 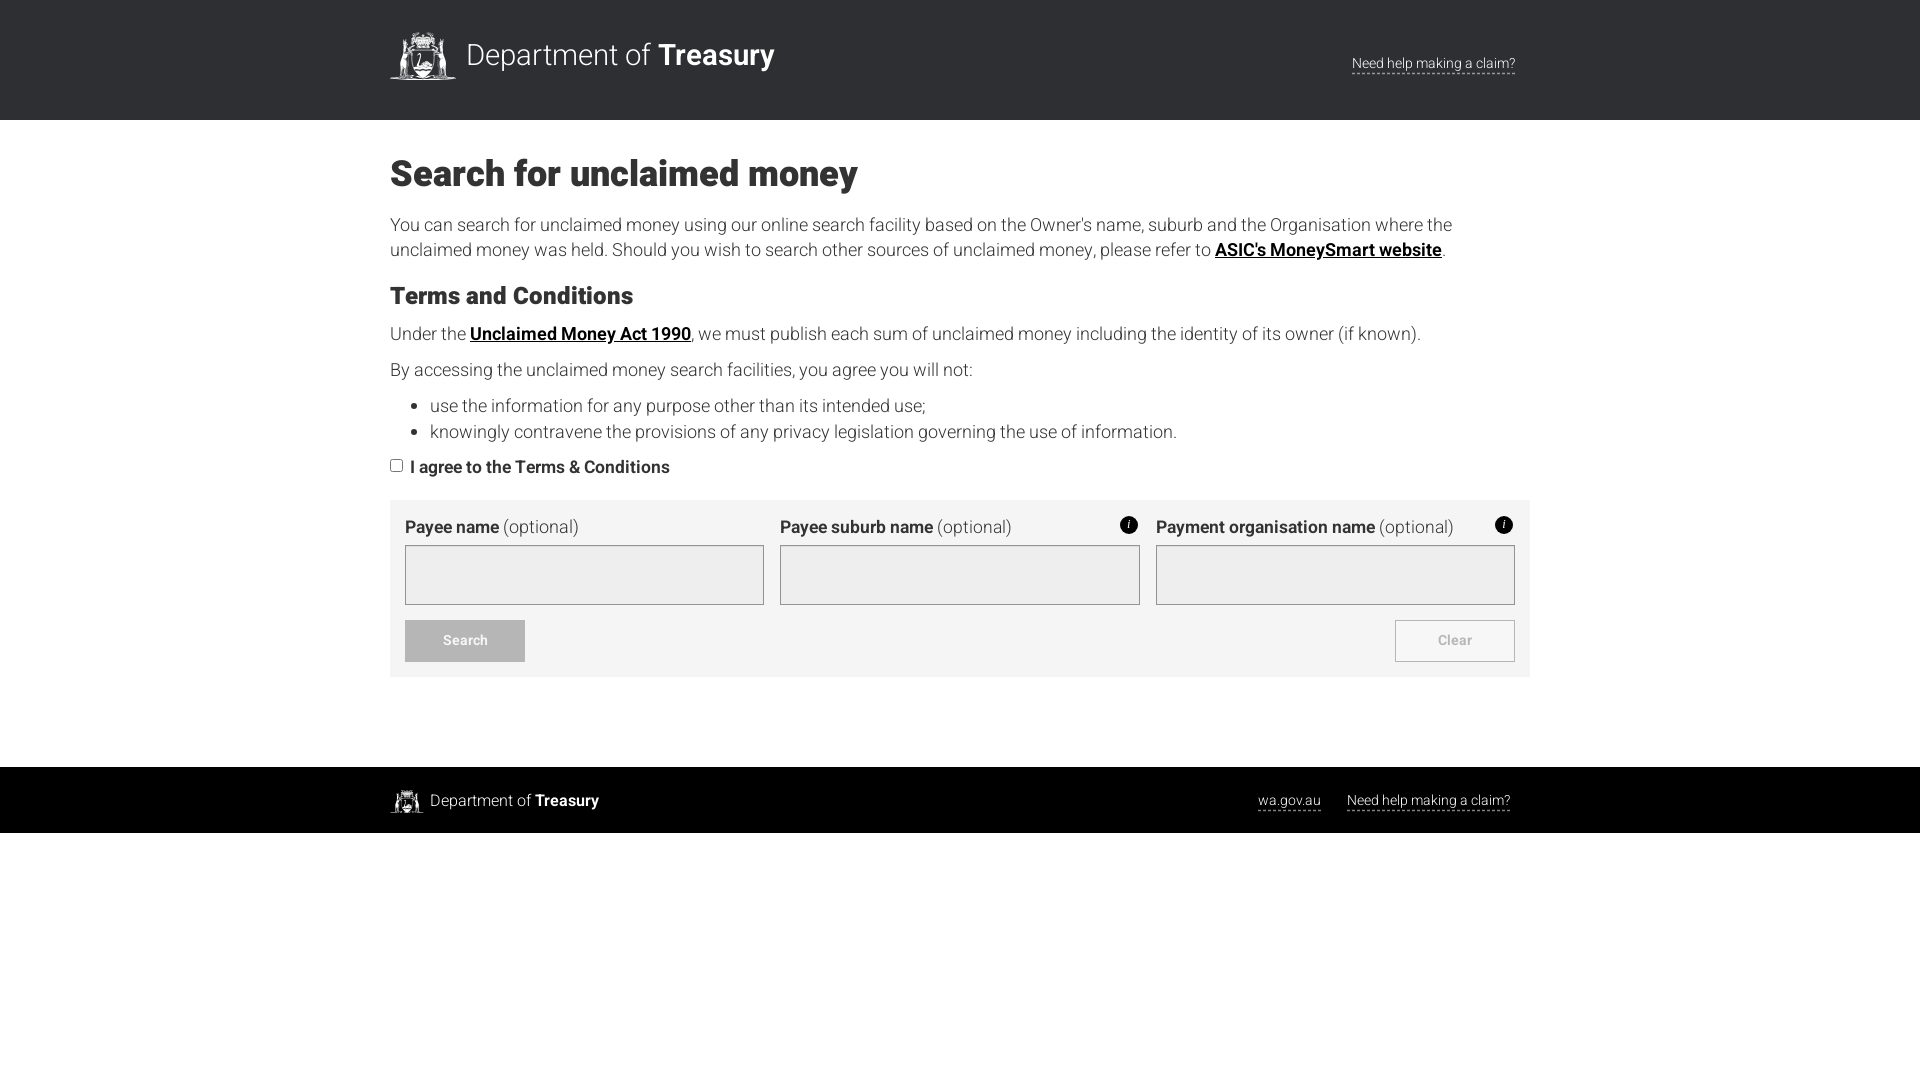 What do you see at coordinates (464, 640) in the screenshot?
I see `'Search'` at bounding box center [464, 640].